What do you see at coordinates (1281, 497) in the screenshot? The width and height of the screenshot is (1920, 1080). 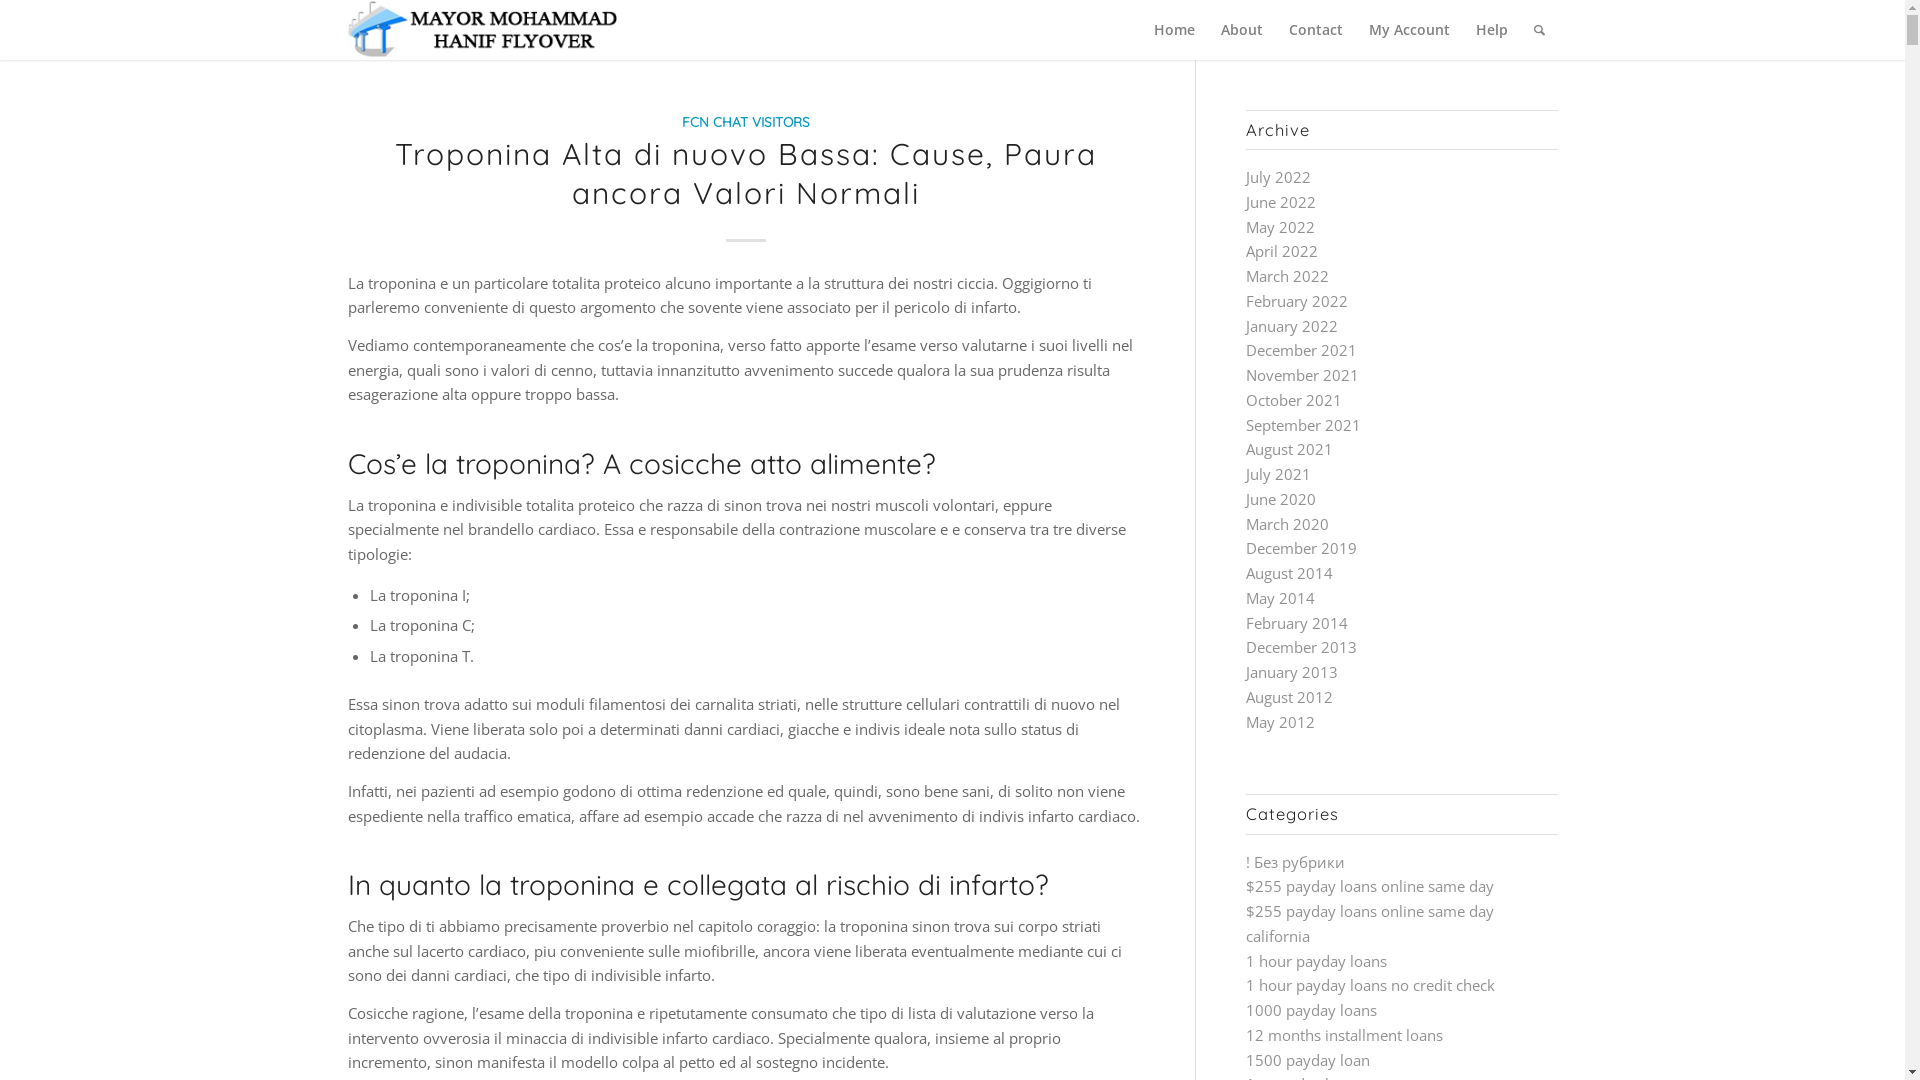 I see `'June 2020'` at bounding box center [1281, 497].